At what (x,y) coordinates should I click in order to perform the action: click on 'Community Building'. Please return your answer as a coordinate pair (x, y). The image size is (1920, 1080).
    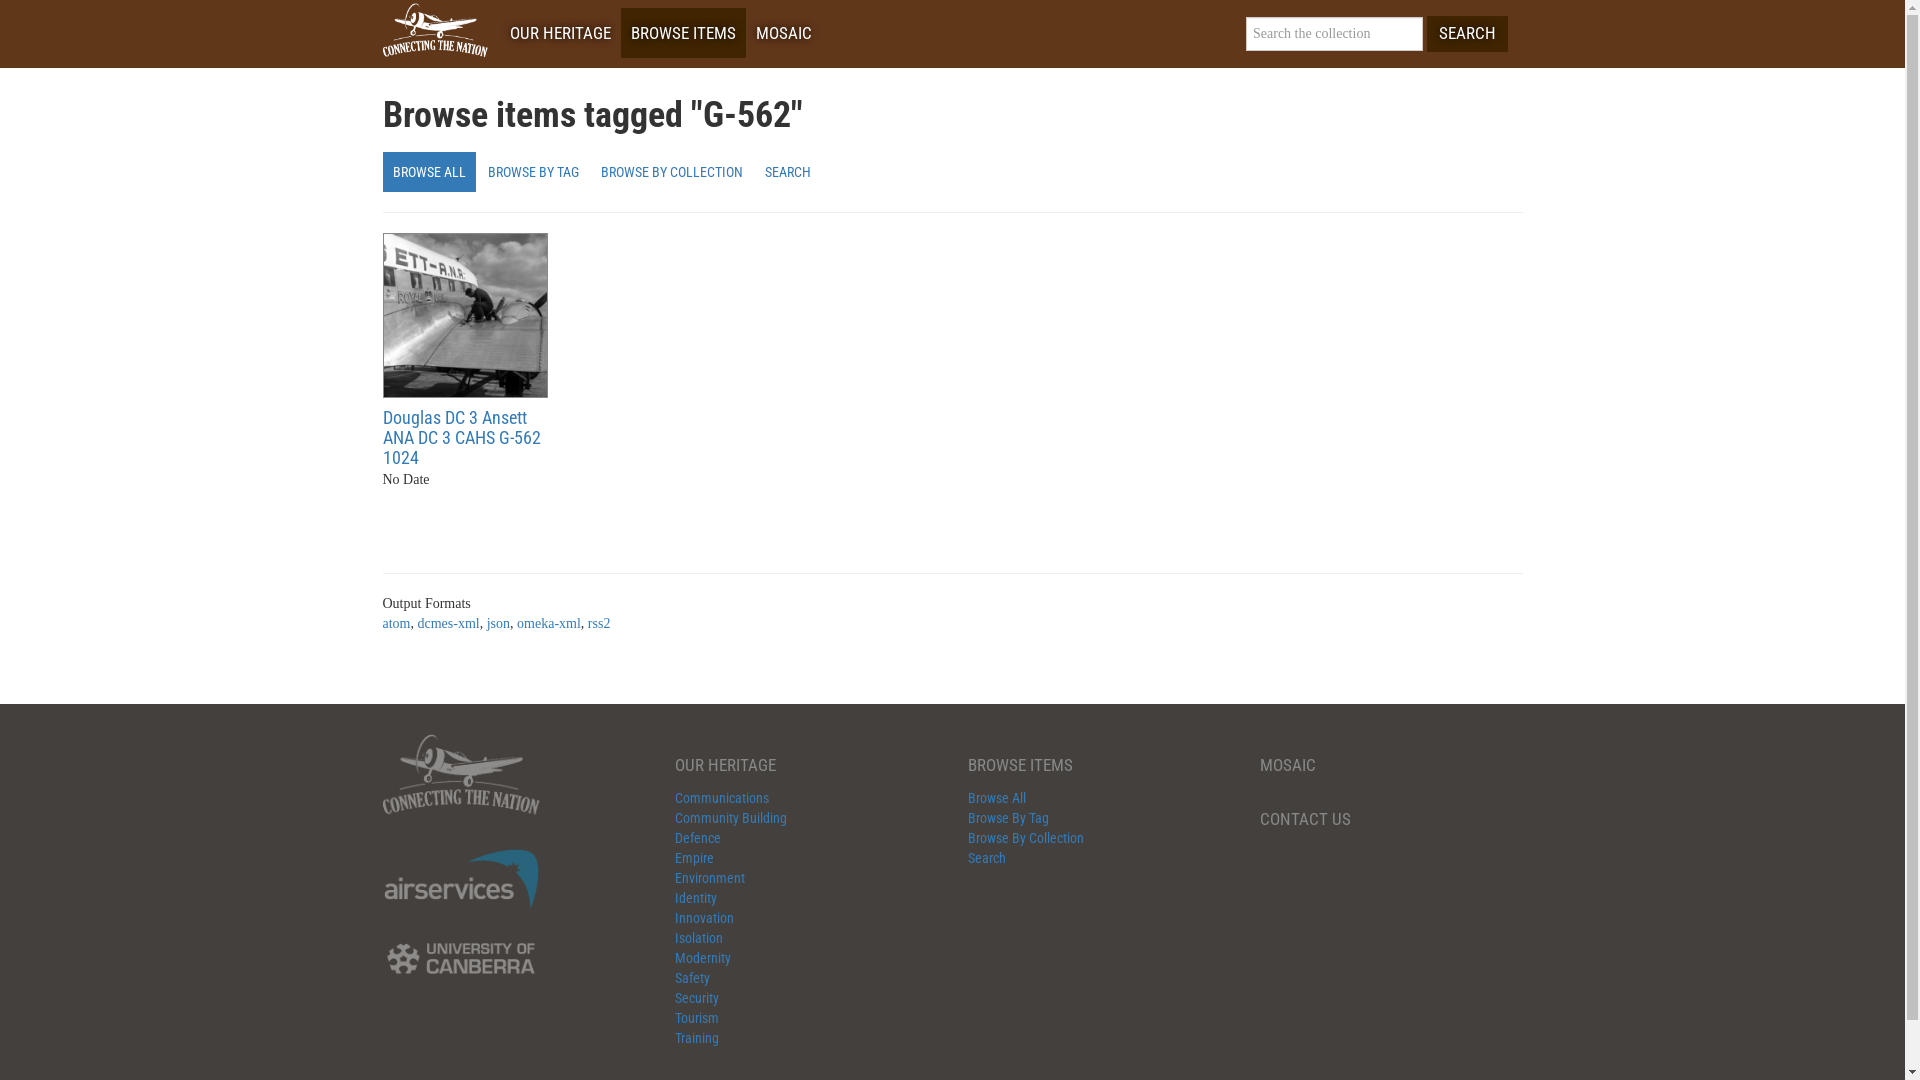
    Looking at the image, I should click on (729, 817).